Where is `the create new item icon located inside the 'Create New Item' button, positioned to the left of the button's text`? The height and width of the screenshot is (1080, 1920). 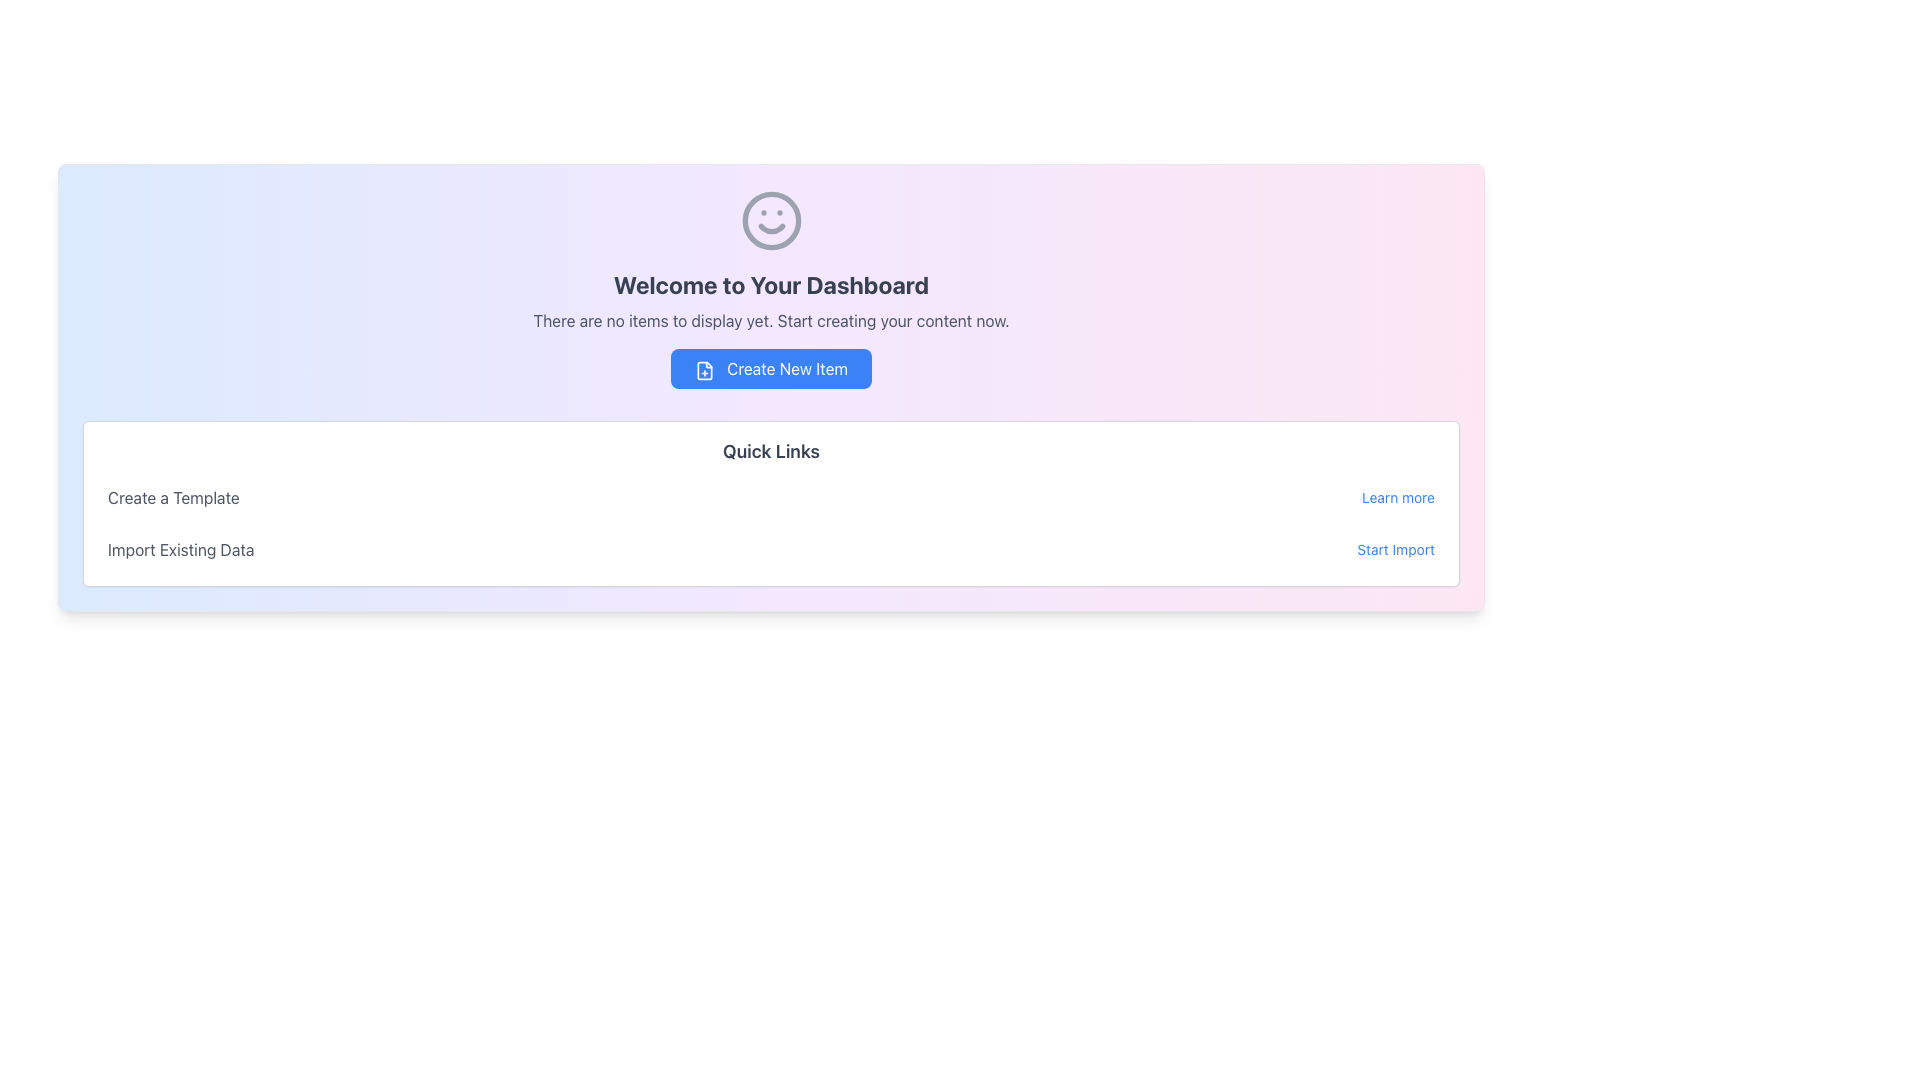 the create new item icon located inside the 'Create New Item' button, positioned to the left of the button's text is located at coordinates (705, 370).